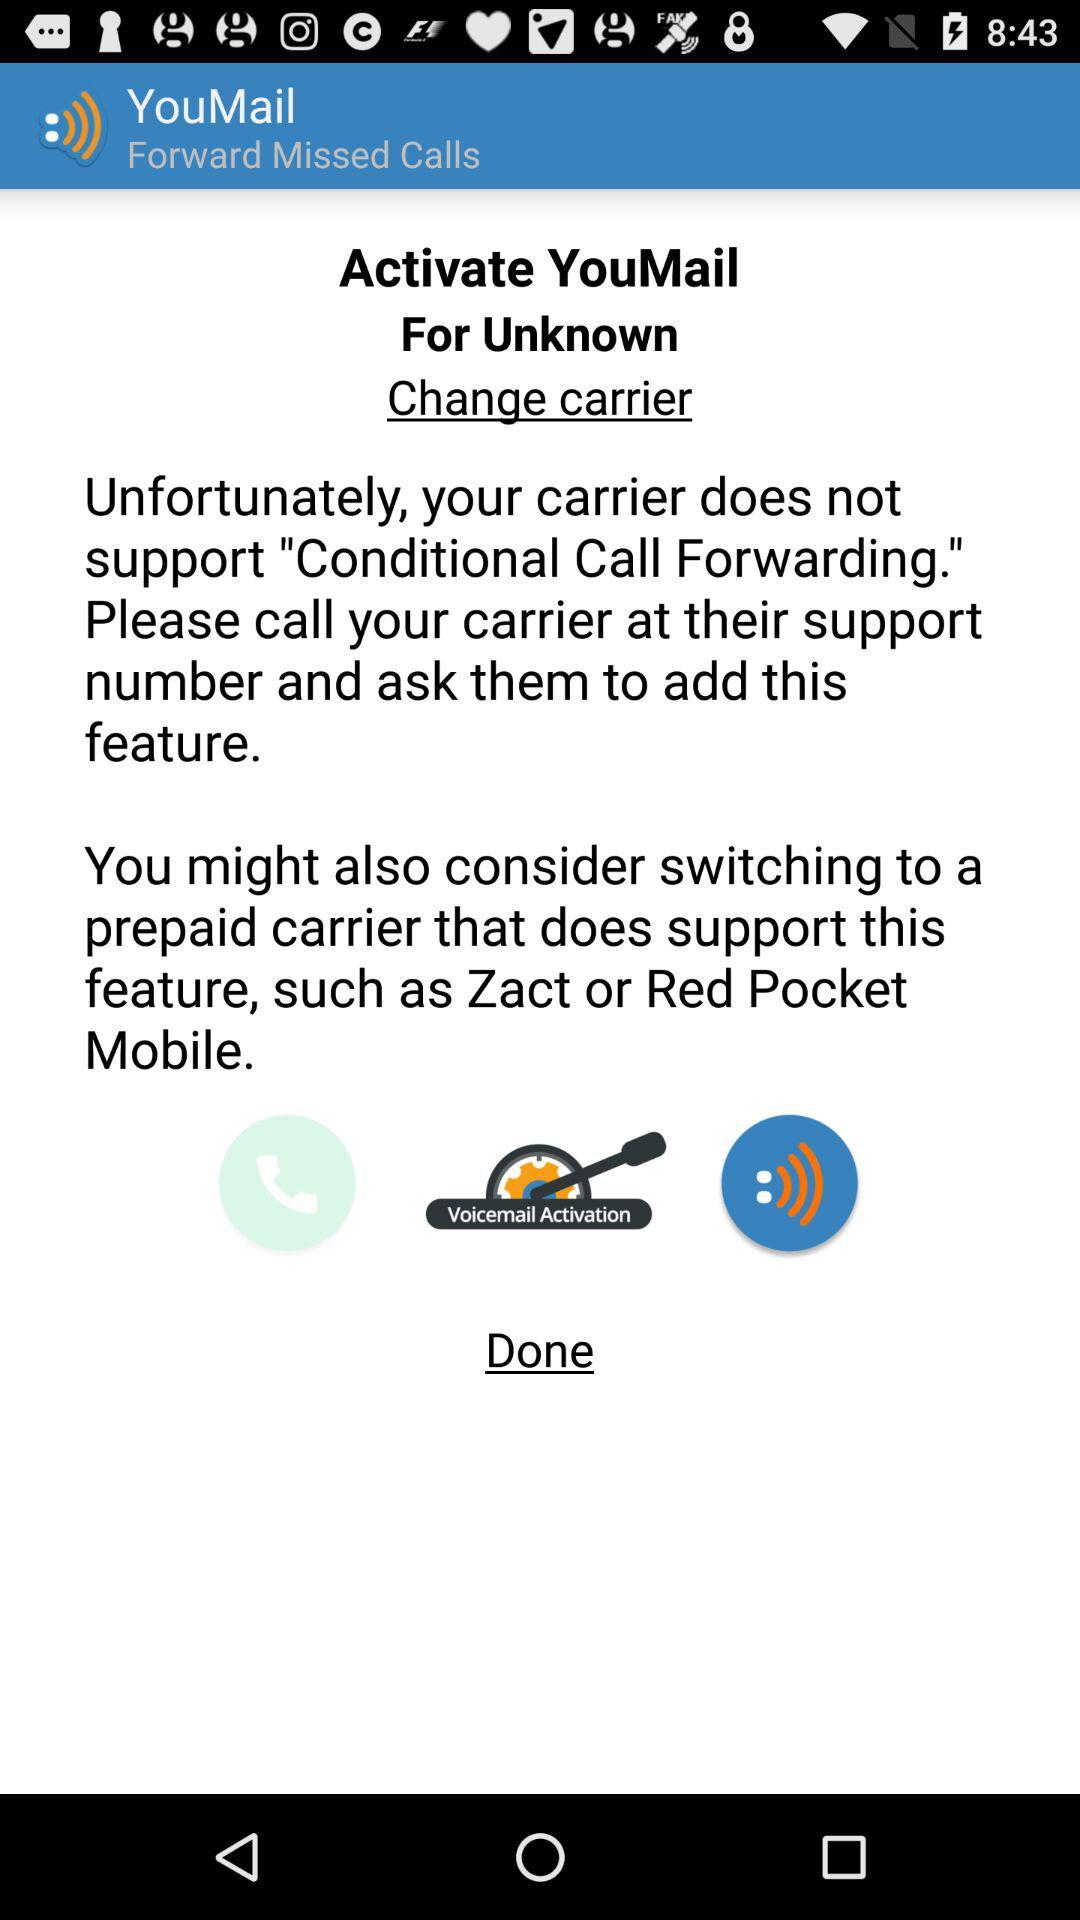 This screenshot has width=1080, height=1920. I want to click on the done app, so click(538, 1340).